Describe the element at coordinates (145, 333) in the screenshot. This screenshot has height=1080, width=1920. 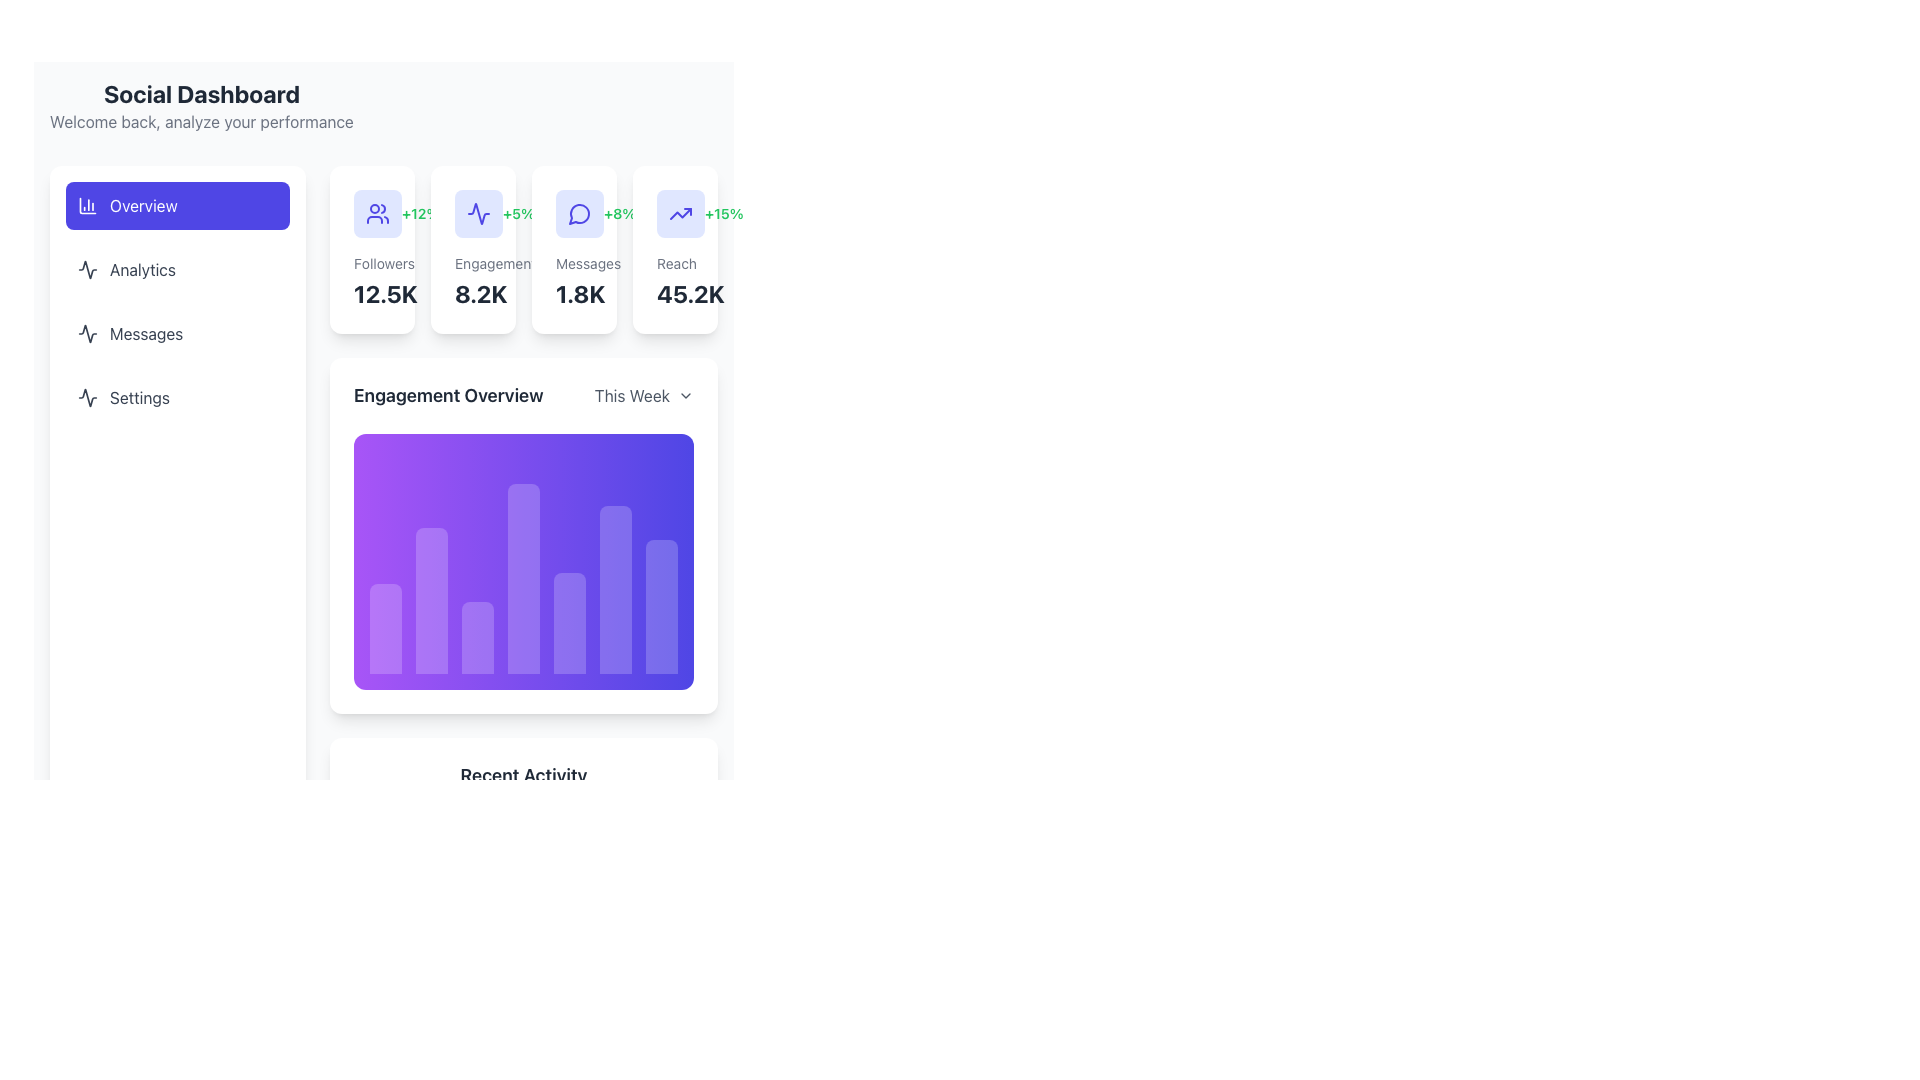
I see `the 'Messages' text label in the vertical navigation menu, which is styled with a 'capitalize' class and is located below the 'Analytics' option` at that location.